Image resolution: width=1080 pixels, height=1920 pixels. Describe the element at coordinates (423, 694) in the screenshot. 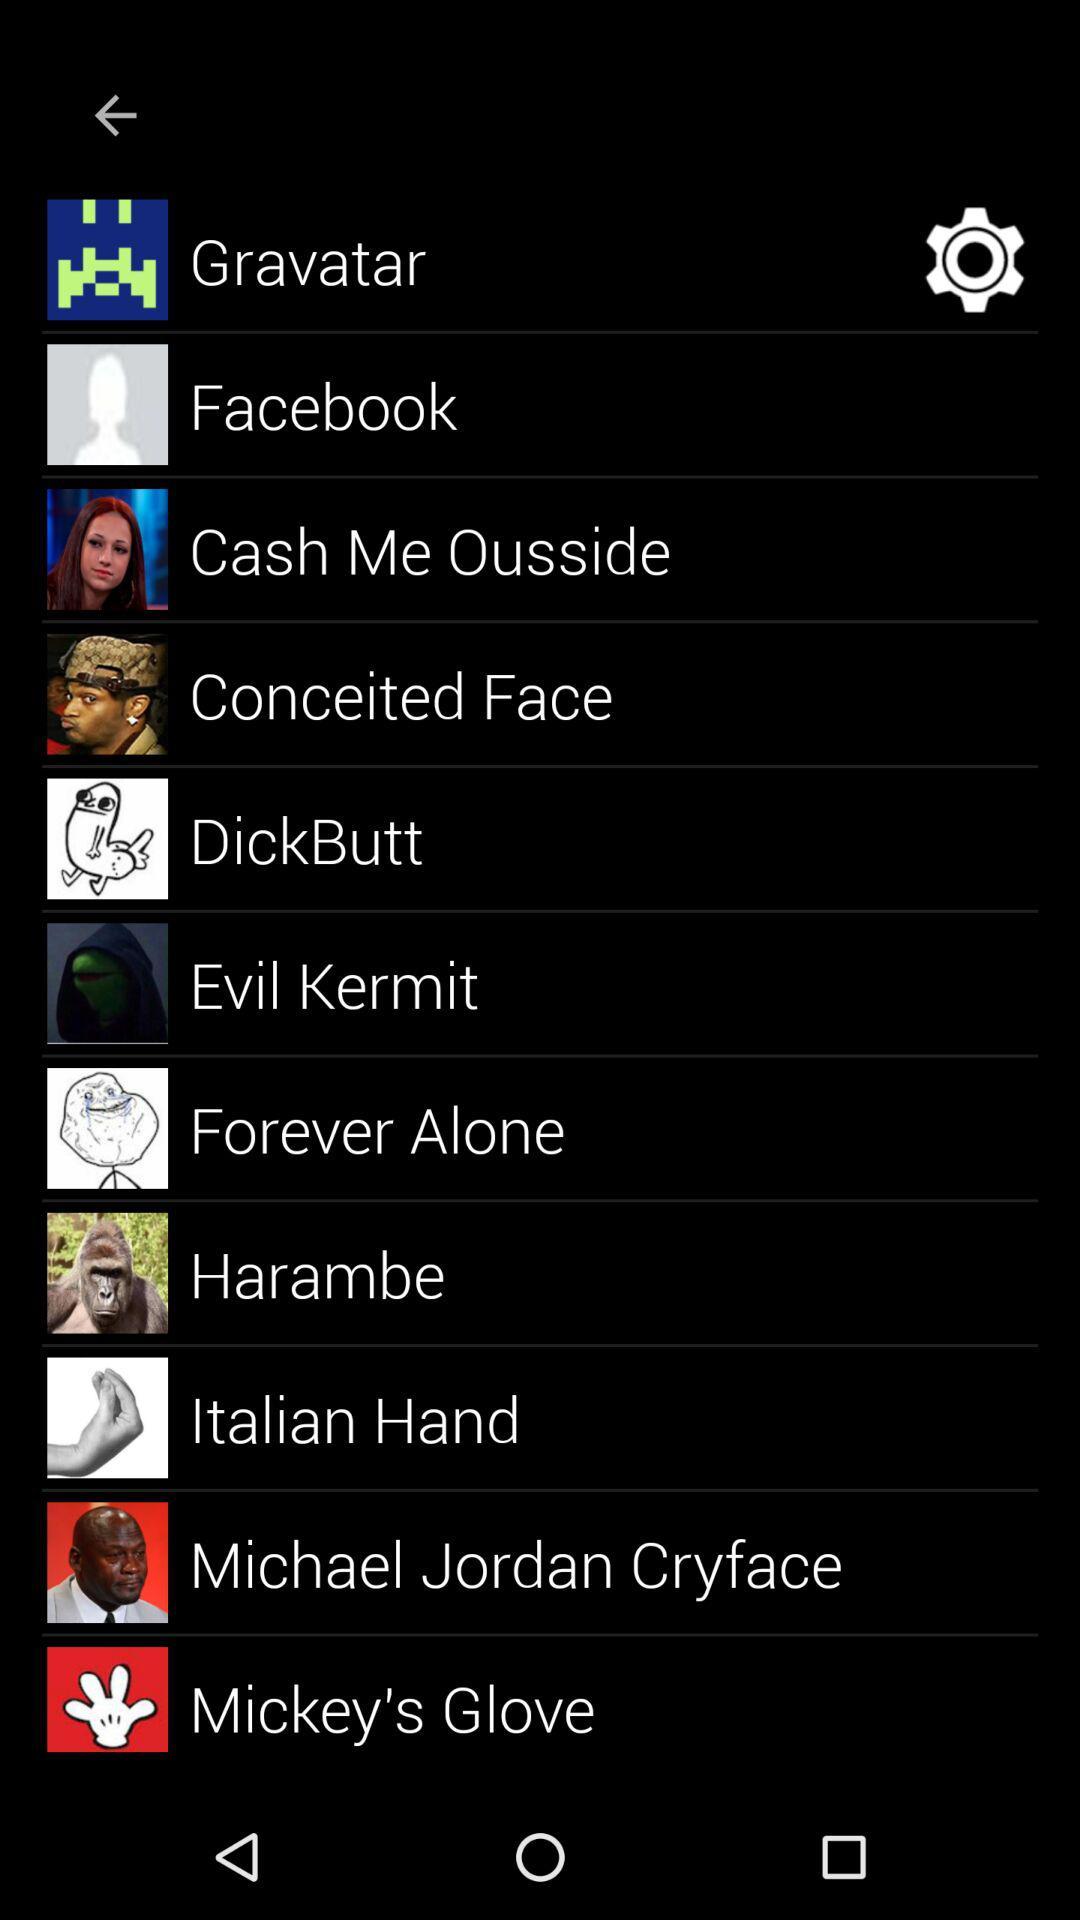

I see `conceited face icon` at that location.